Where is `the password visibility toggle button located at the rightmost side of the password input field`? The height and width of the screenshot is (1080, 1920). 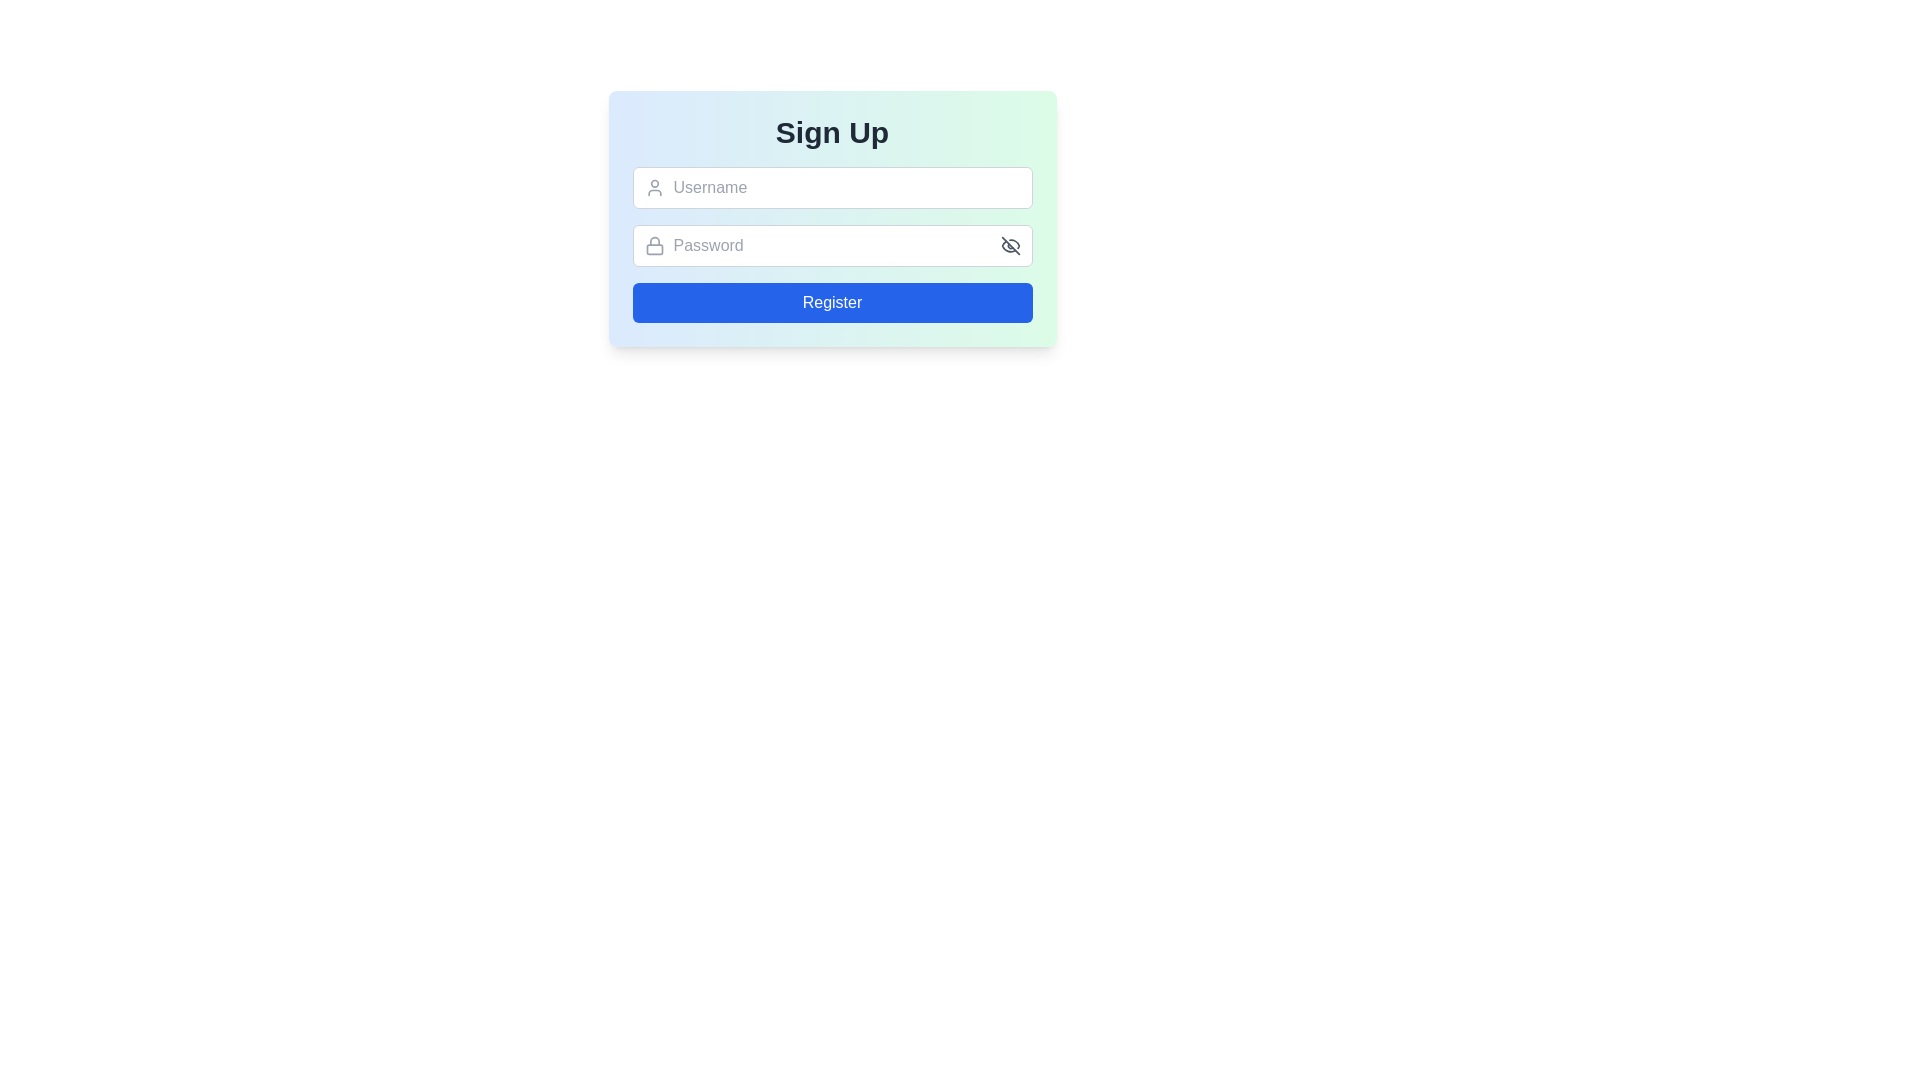
the password visibility toggle button located at the rightmost side of the password input field is located at coordinates (1010, 245).